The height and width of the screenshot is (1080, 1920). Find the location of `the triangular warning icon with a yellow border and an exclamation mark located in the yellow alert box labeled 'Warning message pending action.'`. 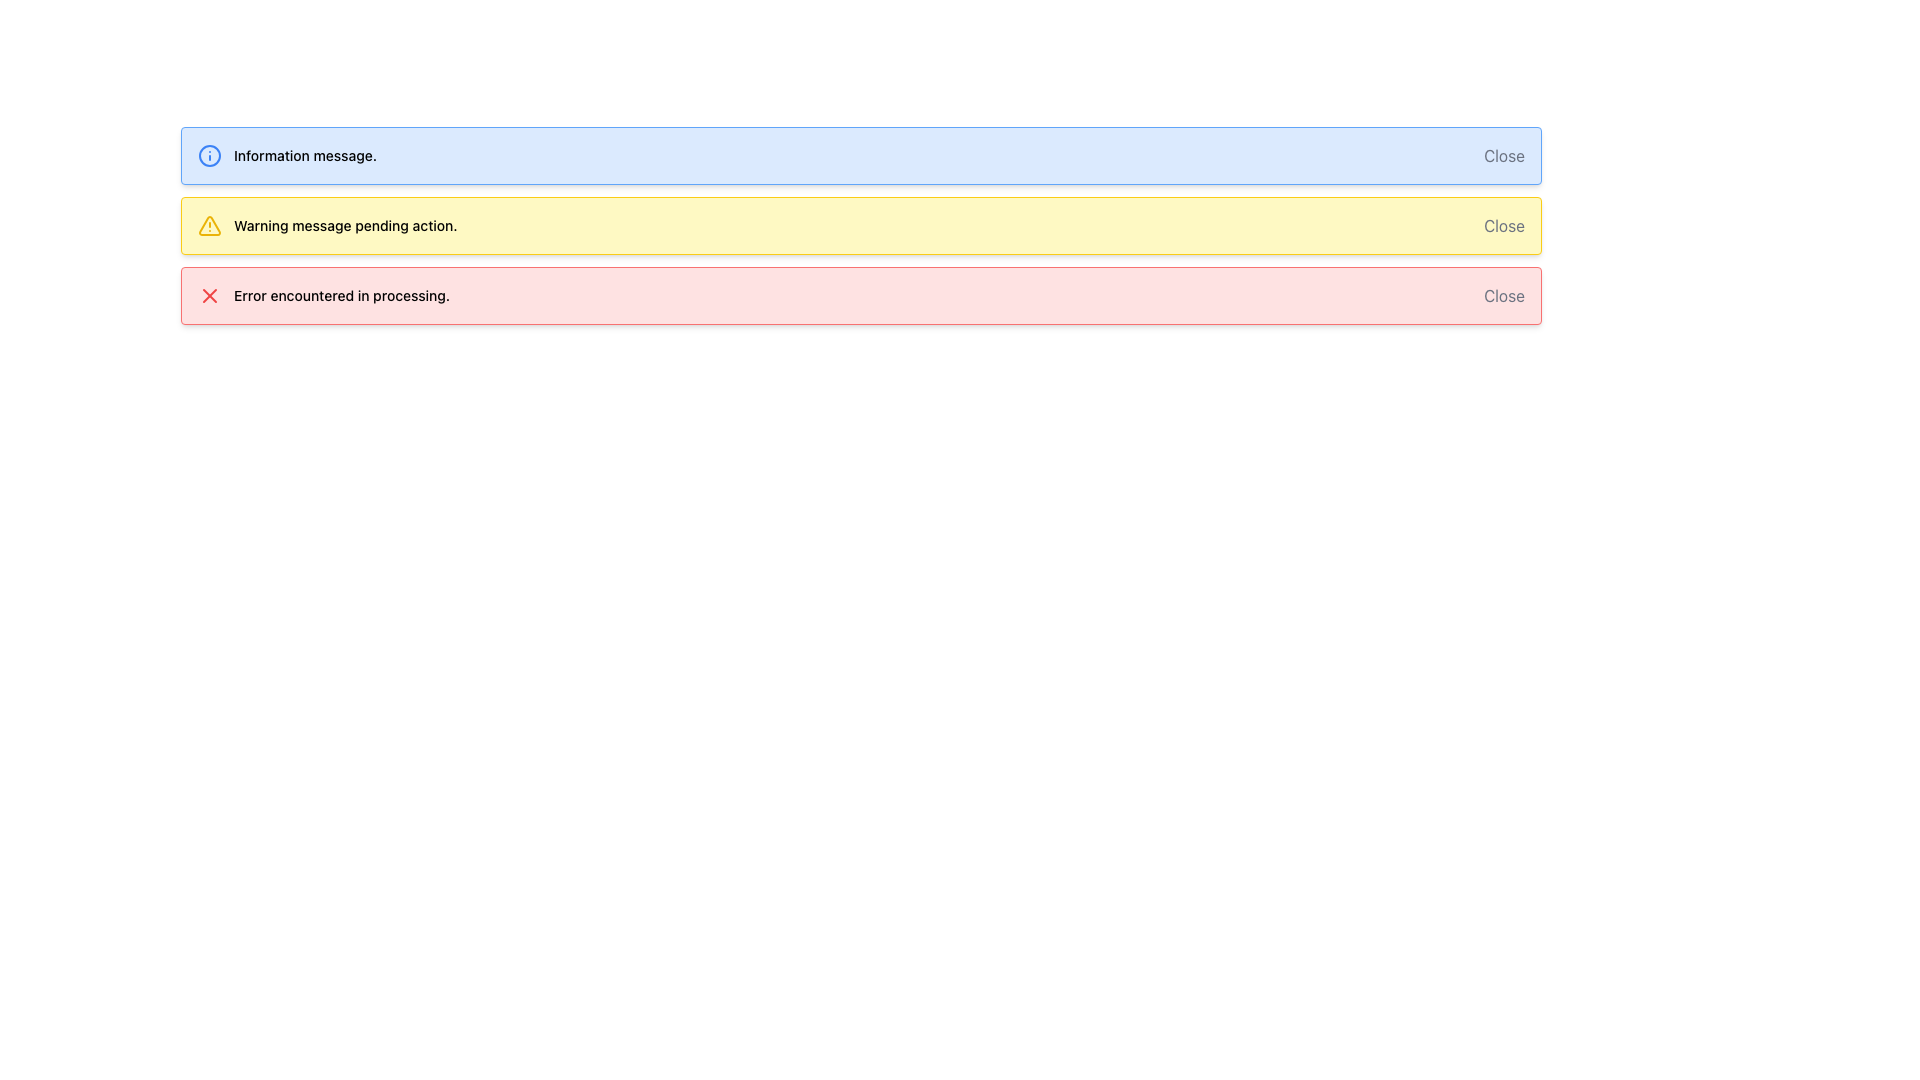

the triangular warning icon with a yellow border and an exclamation mark located in the yellow alert box labeled 'Warning message pending action.' is located at coordinates (210, 225).